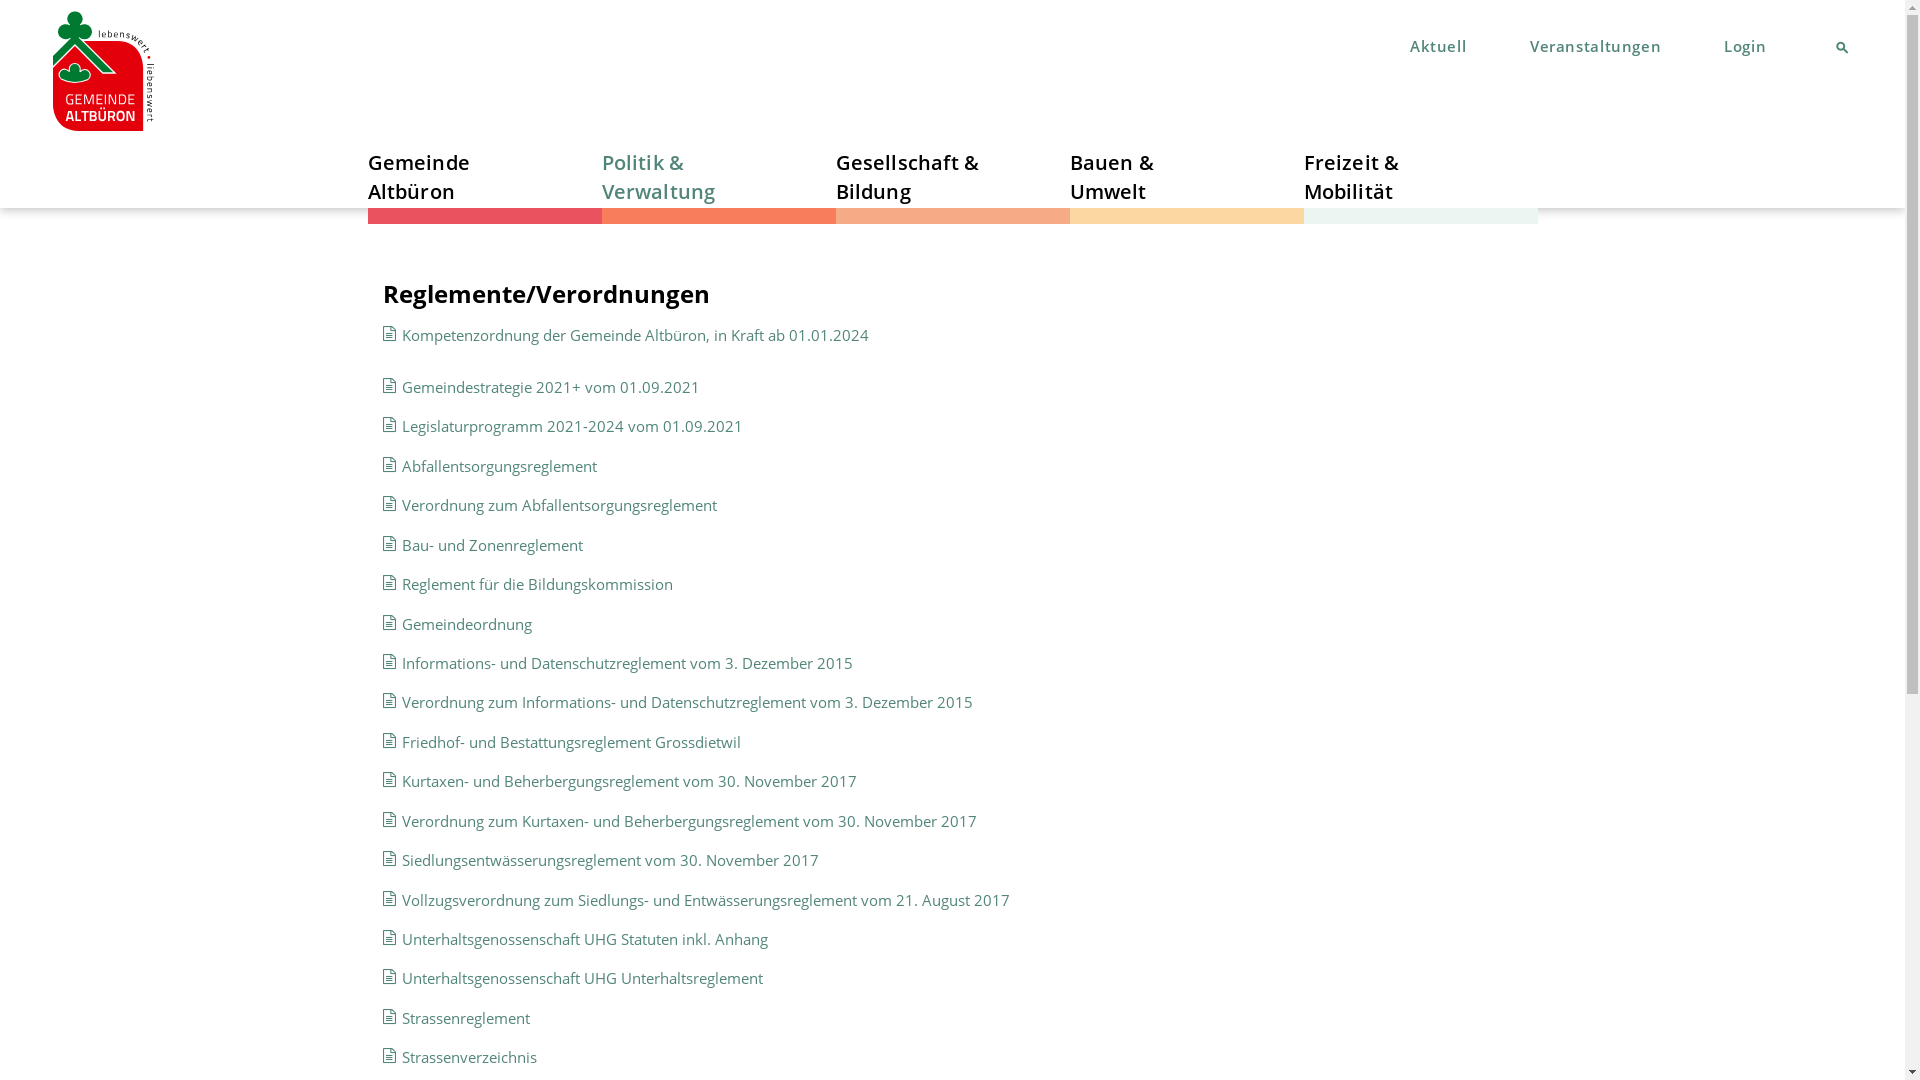  I want to click on 'Legislaturprogramm 2021-2024 vom 01.09.2021', so click(571, 424).